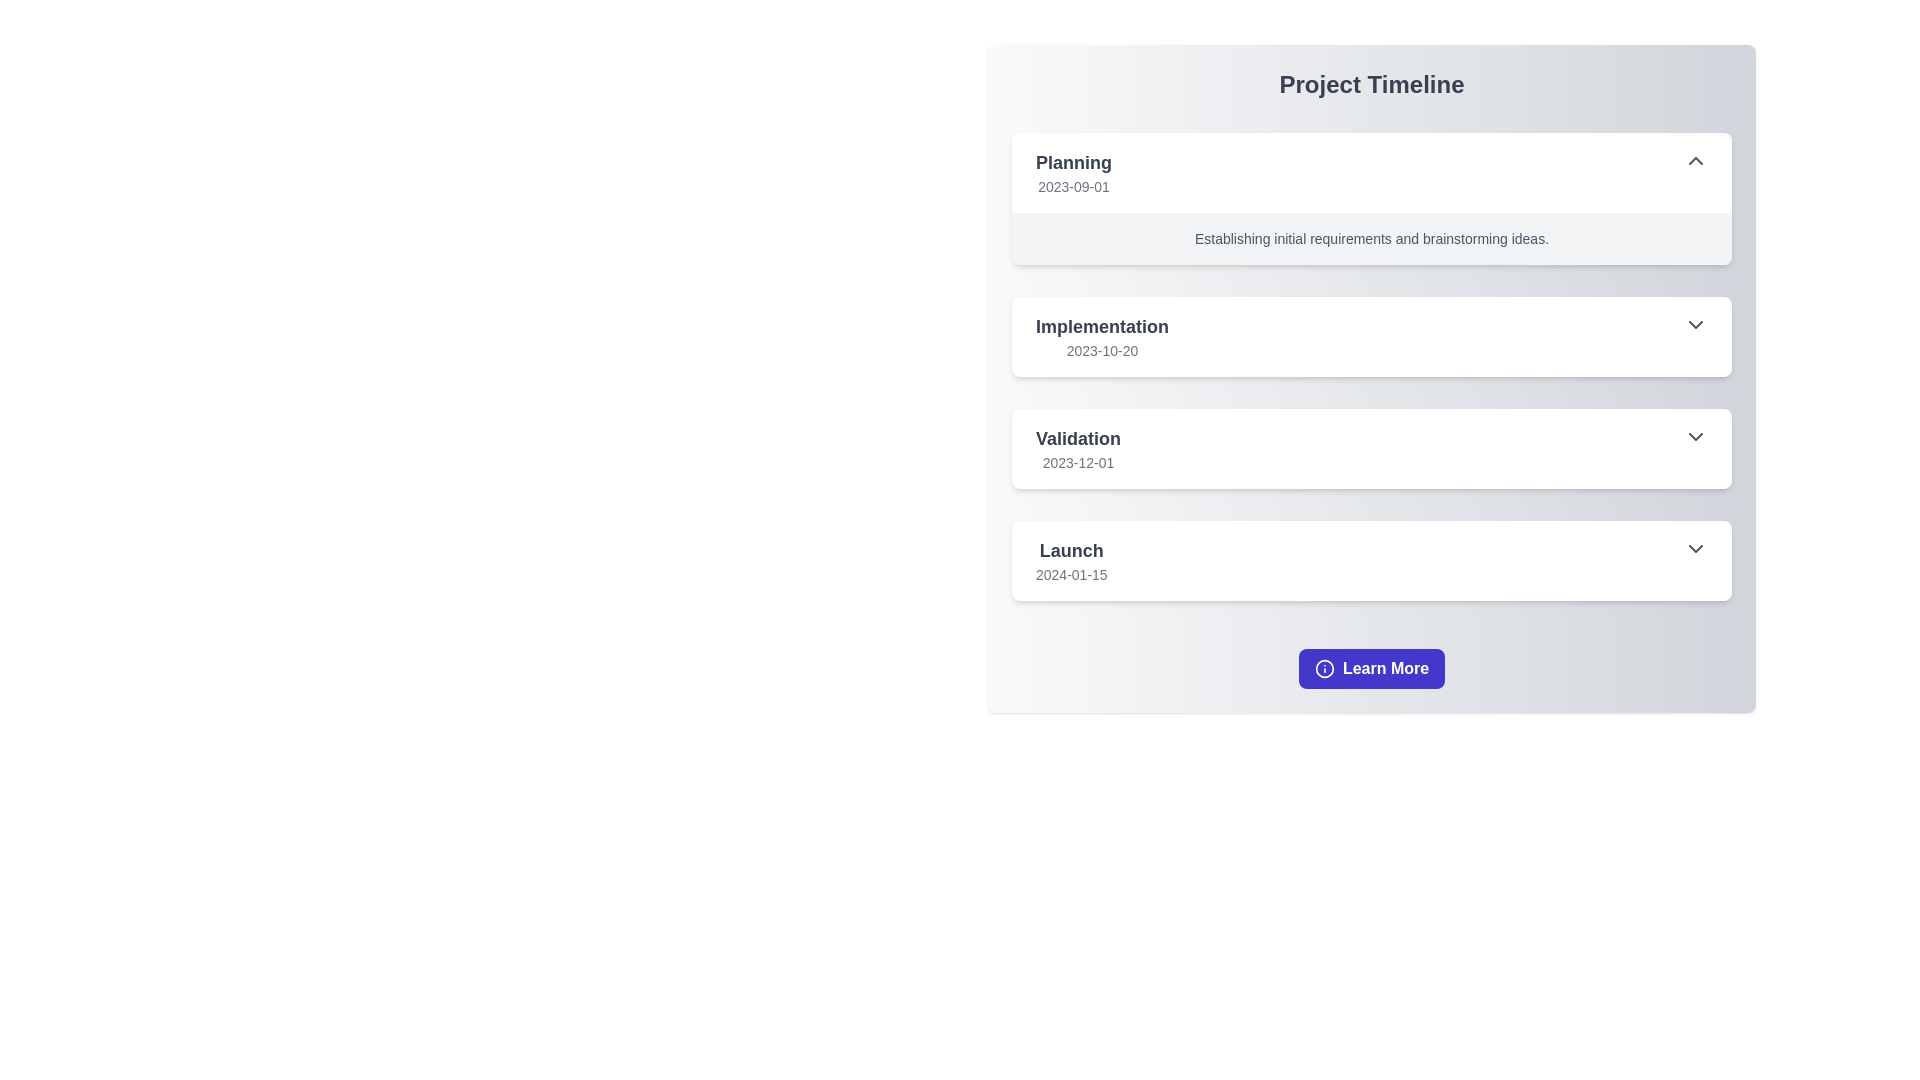 The image size is (1920, 1080). What do you see at coordinates (1077, 447) in the screenshot?
I see `the static textual display that shows the milestone's title and date '2023-12-01' within the 'Validation' card in the project timeline` at bounding box center [1077, 447].